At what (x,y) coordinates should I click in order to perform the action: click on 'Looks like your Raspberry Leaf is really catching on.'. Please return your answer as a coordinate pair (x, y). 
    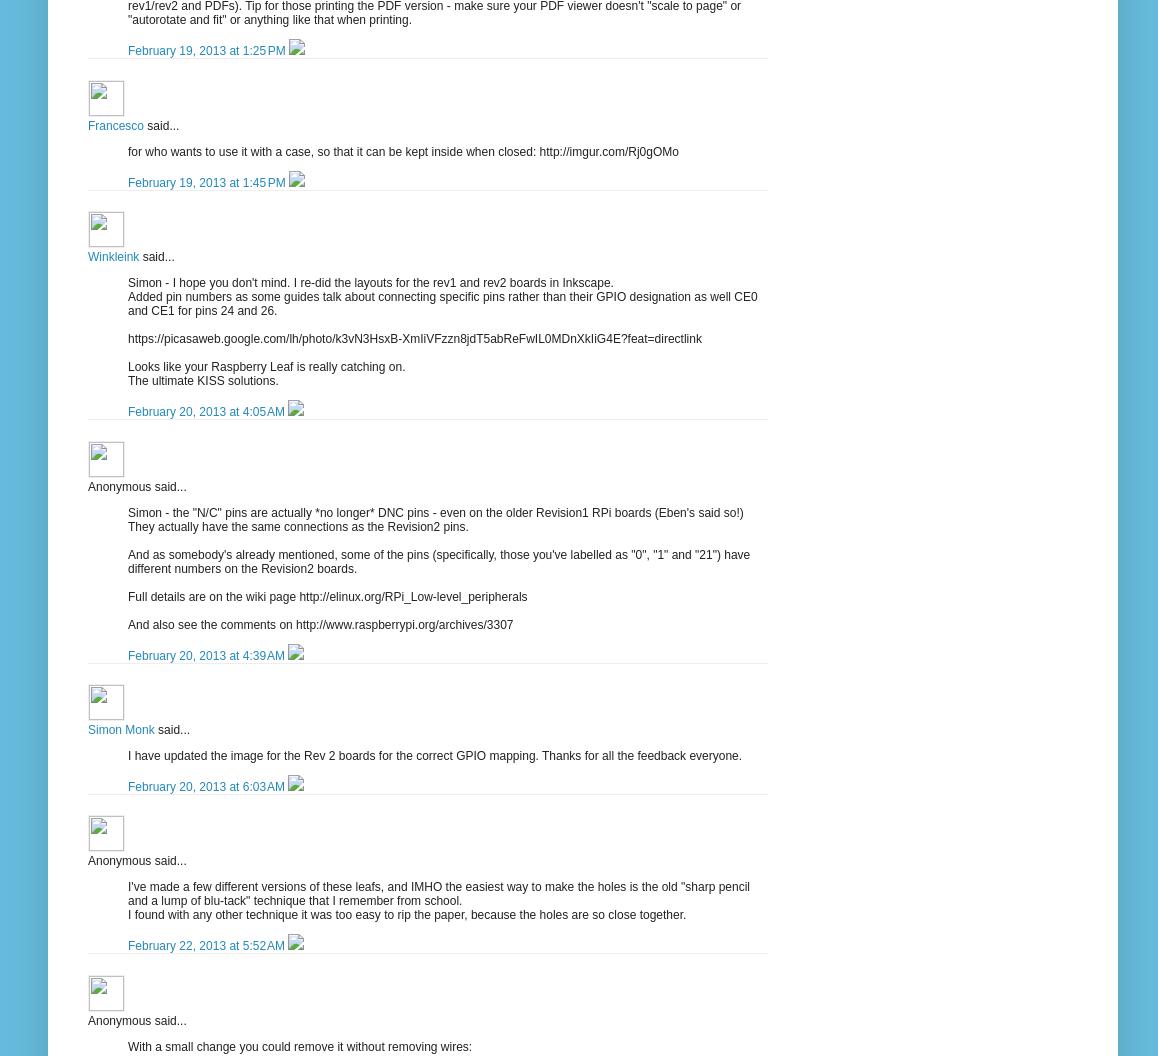
    Looking at the image, I should click on (265, 365).